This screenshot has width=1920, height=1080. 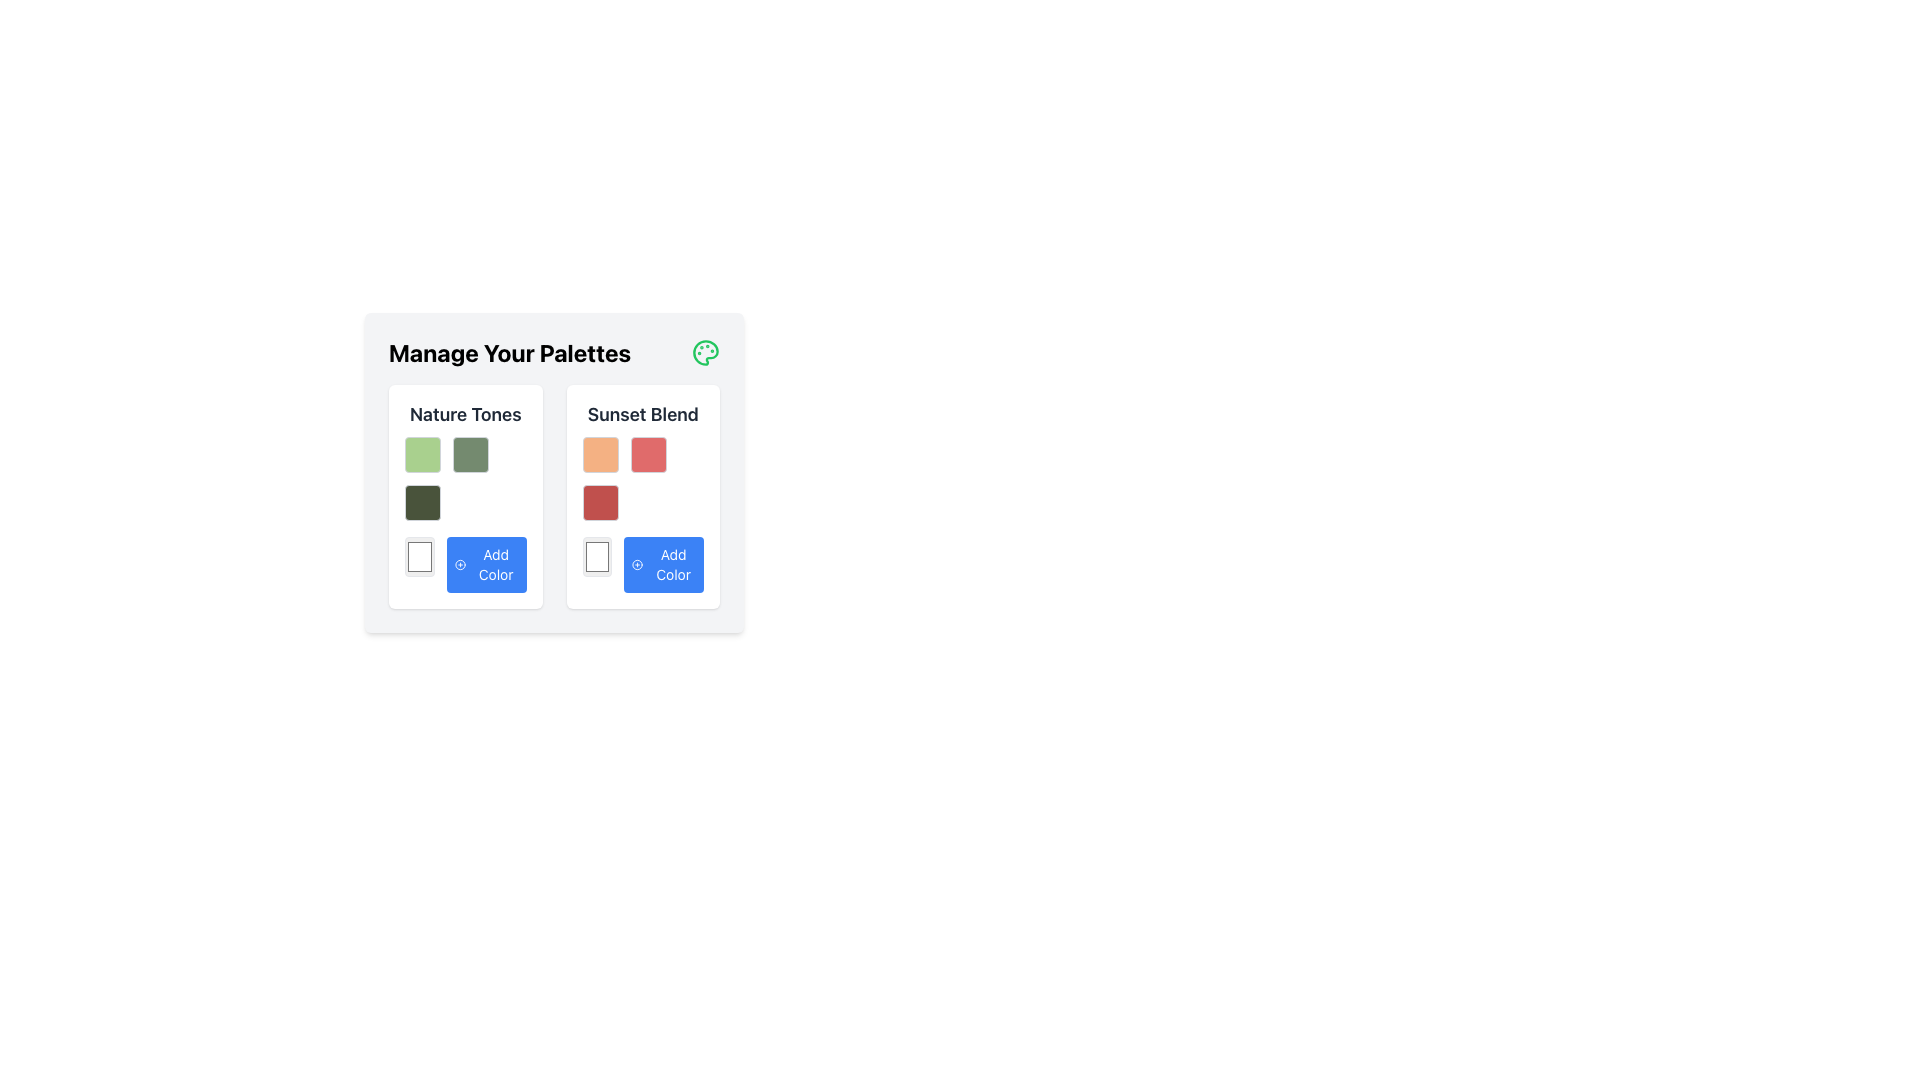 I want to click on the blue 'Add Color' button with rounded corners located in the 'Nature Tones' palette card, so click(x=464, y=564).